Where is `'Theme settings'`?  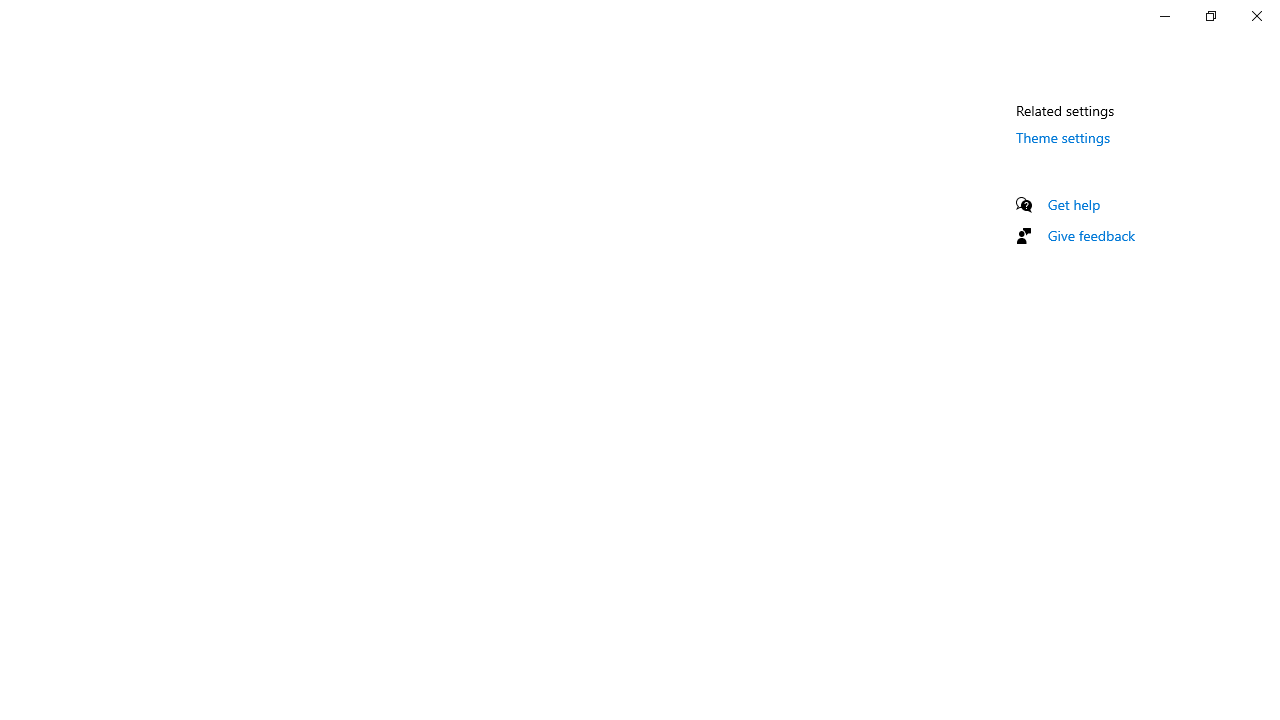 'Theme settings' is located at coordinates (1062, 136).